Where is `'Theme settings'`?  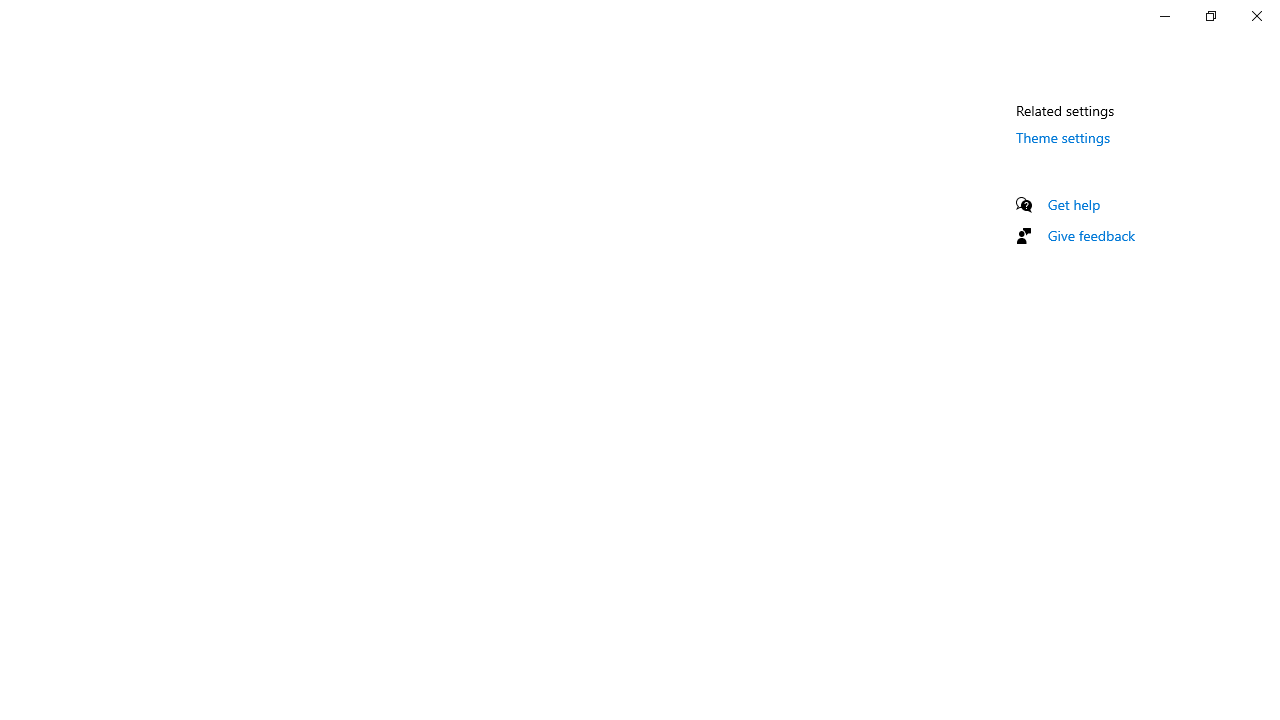 'Theme settings' is located at coordinates (1062, 136).